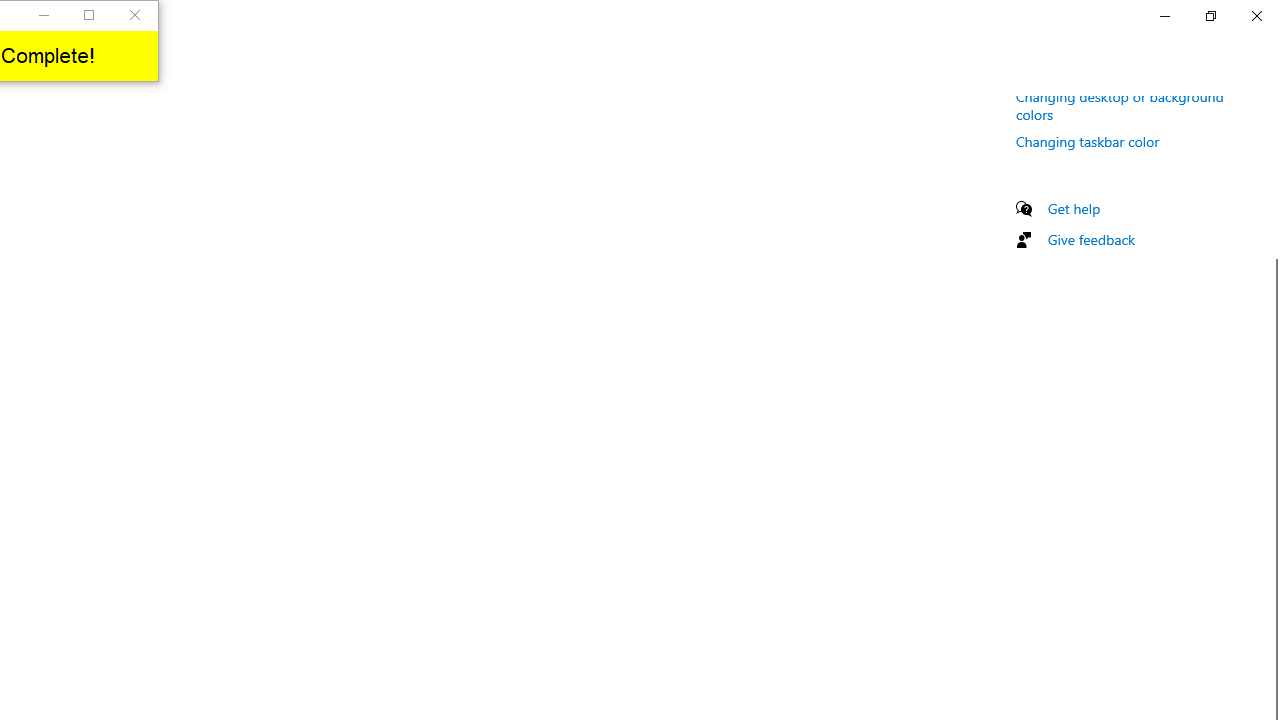 Image resolution: width=1280 pixels, height=720 pixels. What do you see at coordinates (1090, 238) in the screenshot?
I see `'Give feedback'` at bounding box center [1090, 238].